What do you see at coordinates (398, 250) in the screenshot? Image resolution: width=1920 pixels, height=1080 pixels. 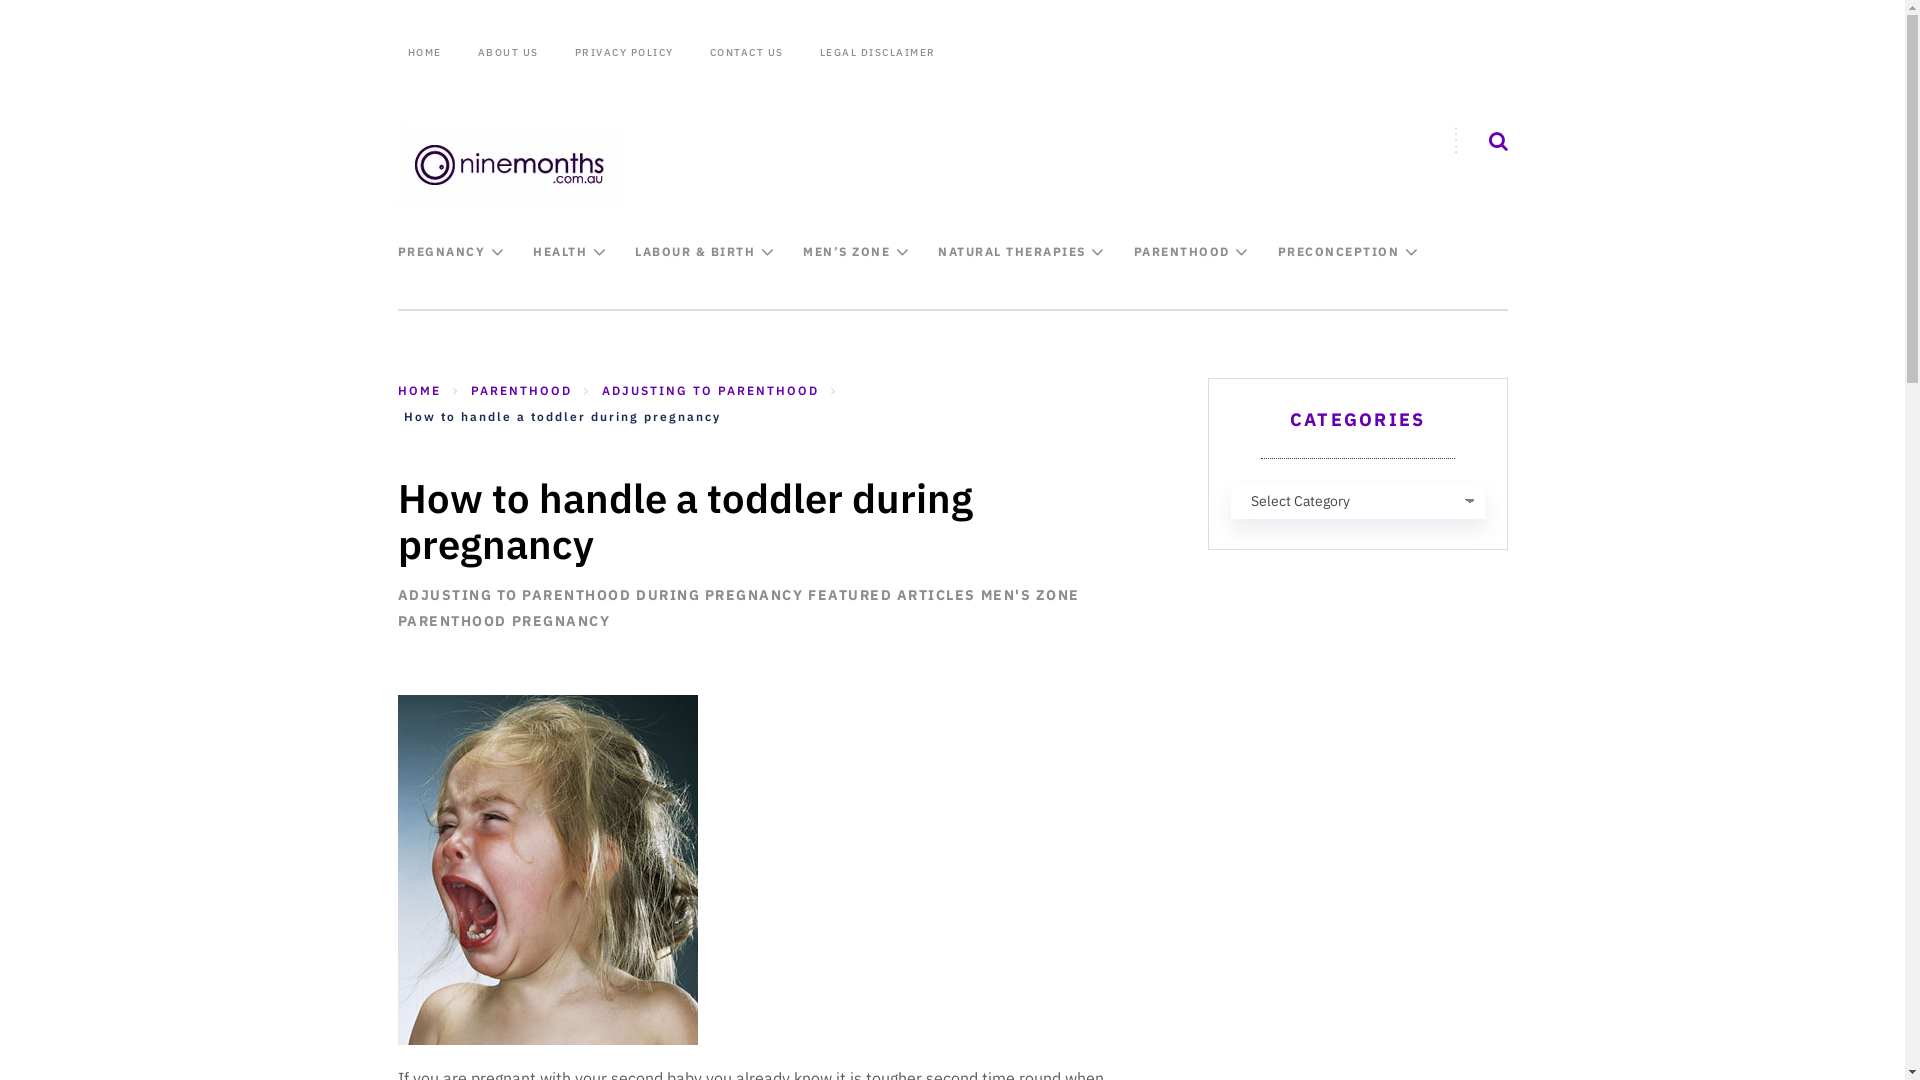 I see `'PREGNANCY'` at bounding box center [398, 250].